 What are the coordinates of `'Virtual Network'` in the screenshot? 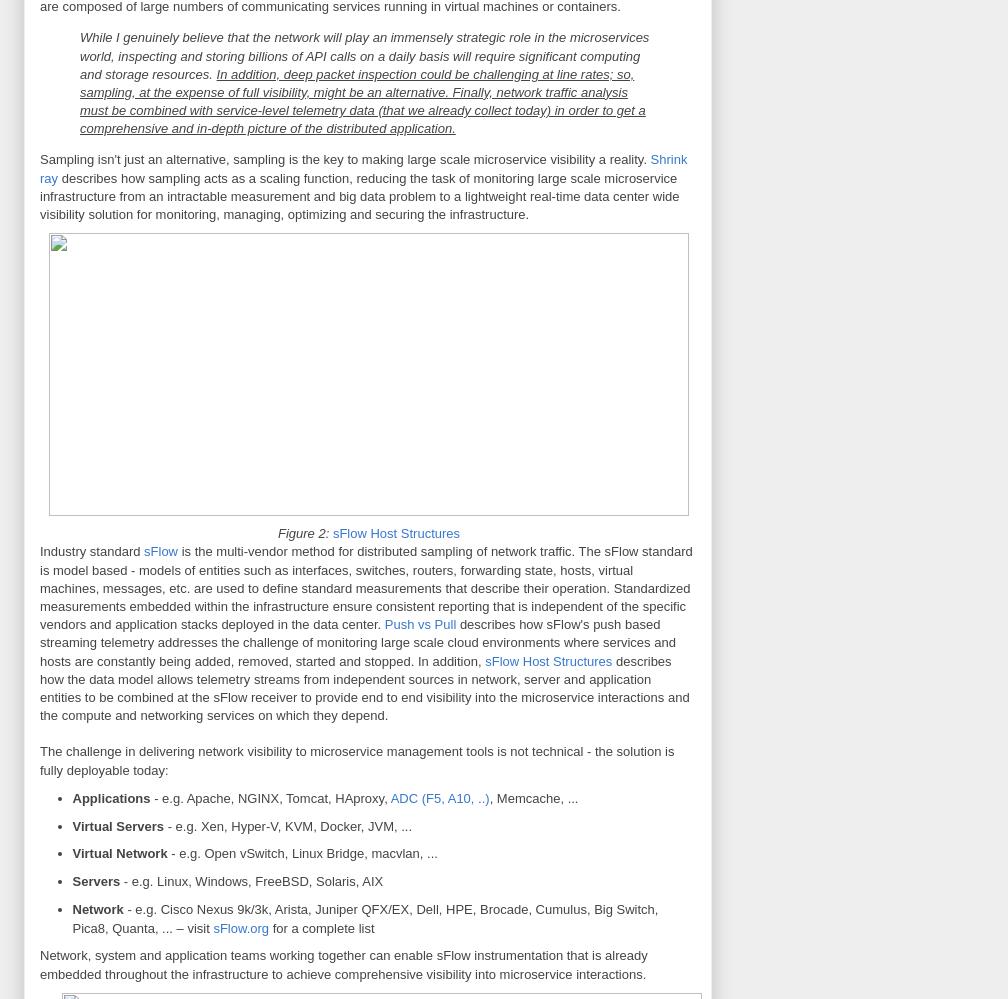 It's located at (119, 852).